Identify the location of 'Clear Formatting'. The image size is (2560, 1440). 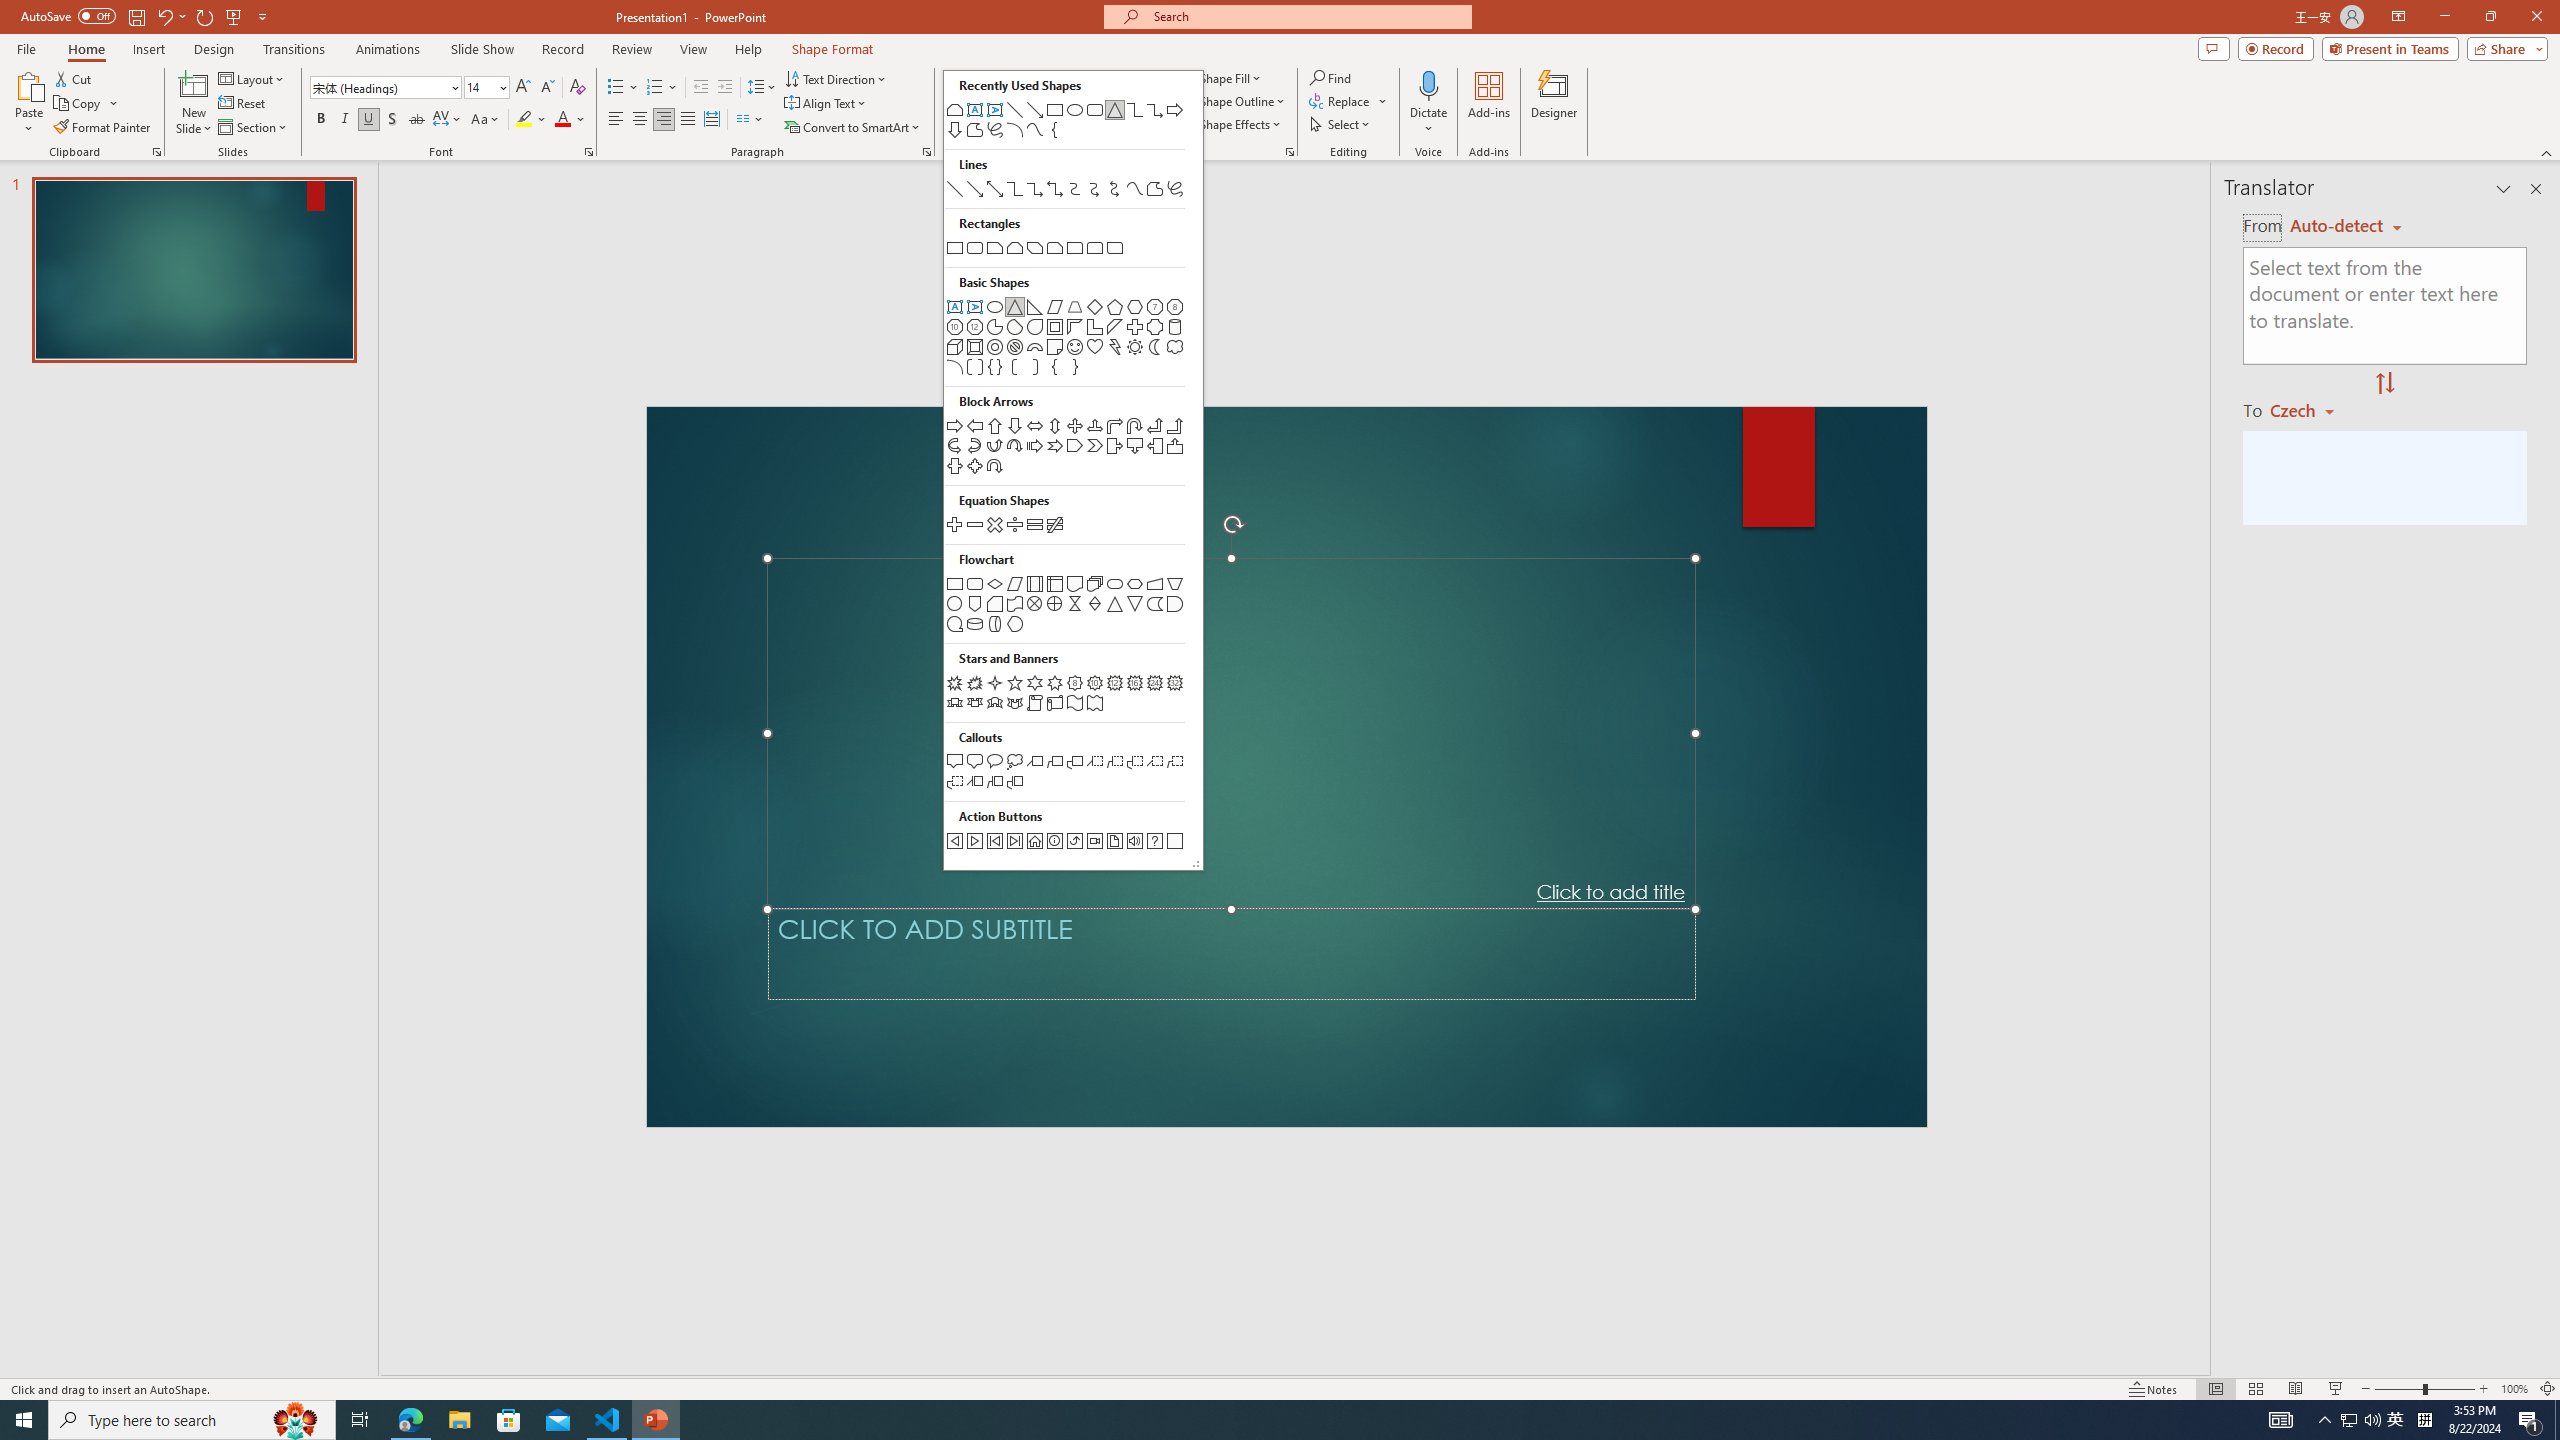
(576, 87).